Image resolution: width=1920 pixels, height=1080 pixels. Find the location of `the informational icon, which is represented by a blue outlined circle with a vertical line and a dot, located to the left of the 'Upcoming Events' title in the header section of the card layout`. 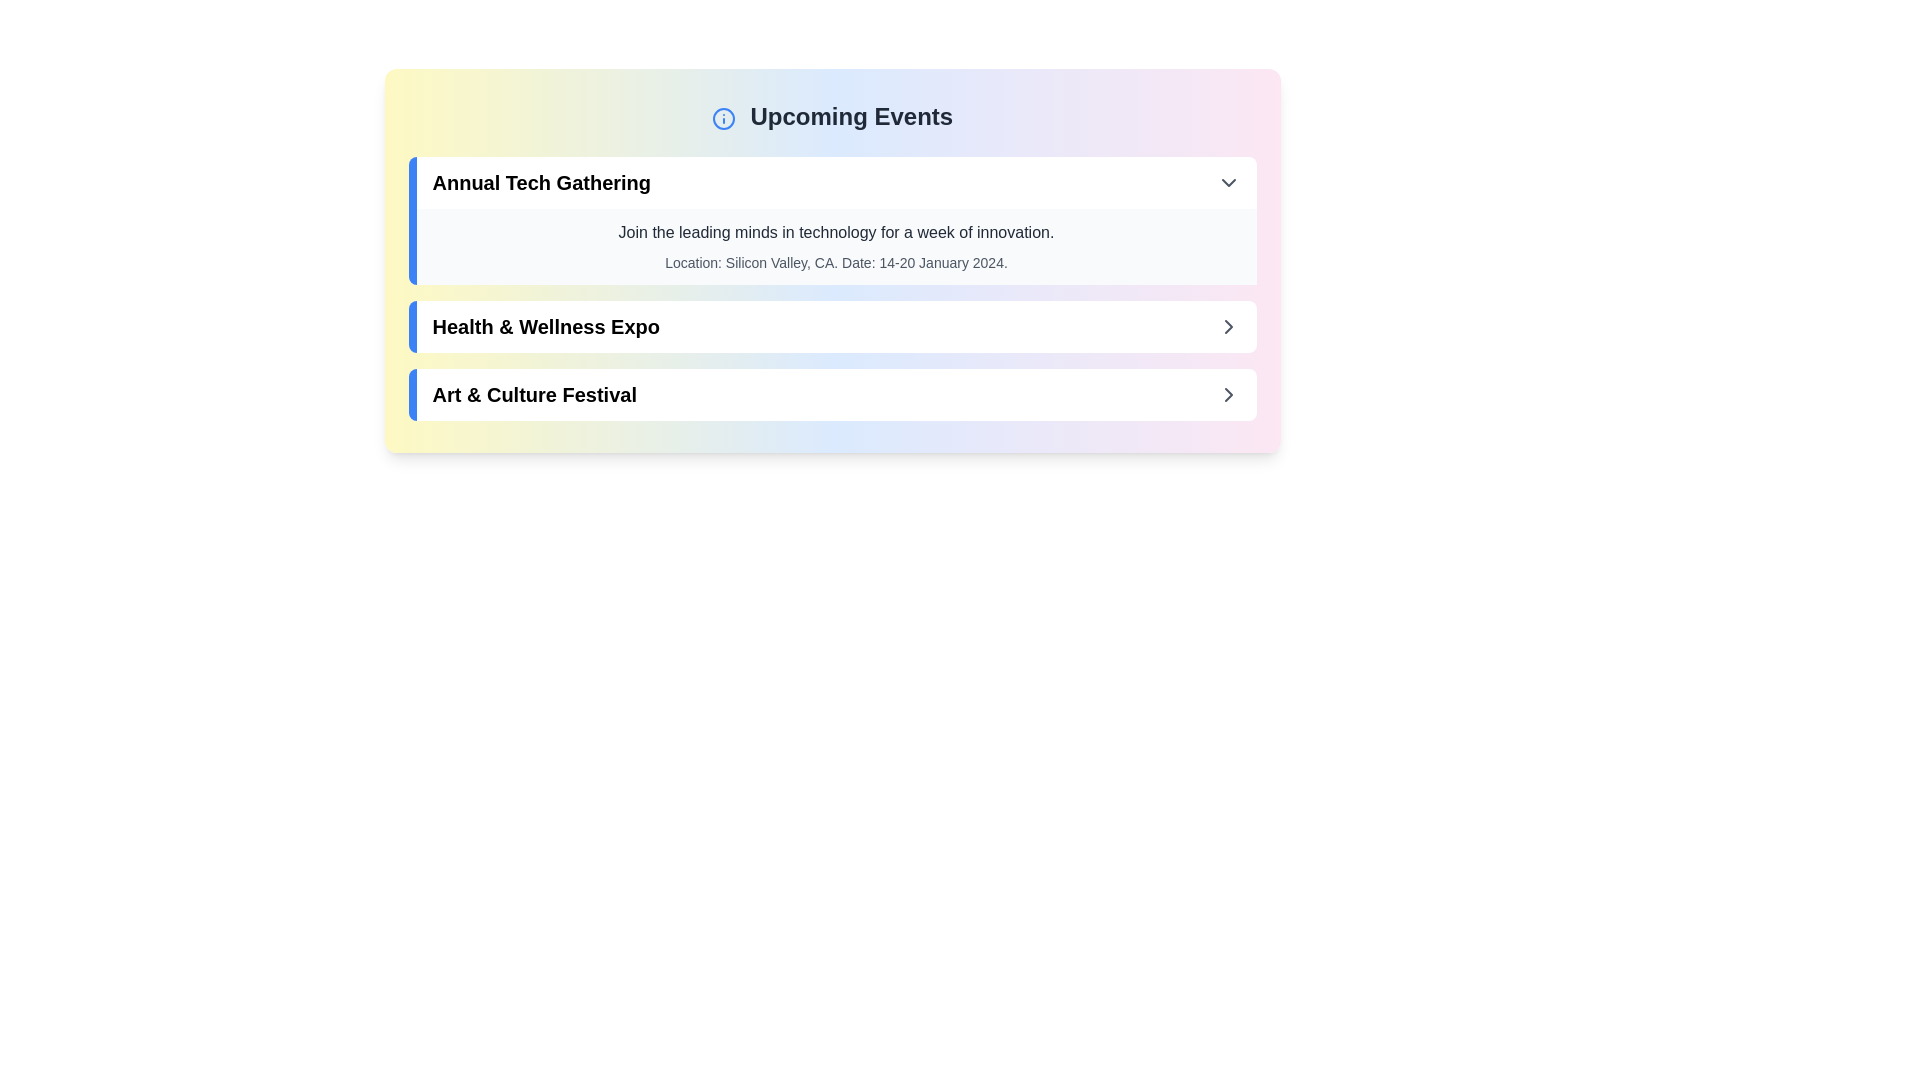

the informational icon, which is represented by a blue outlined circle with a vertical line and a dot, located to the left of the 'Upcoming Events' title in the header section of the card layout is located at coordinates (722, 118).